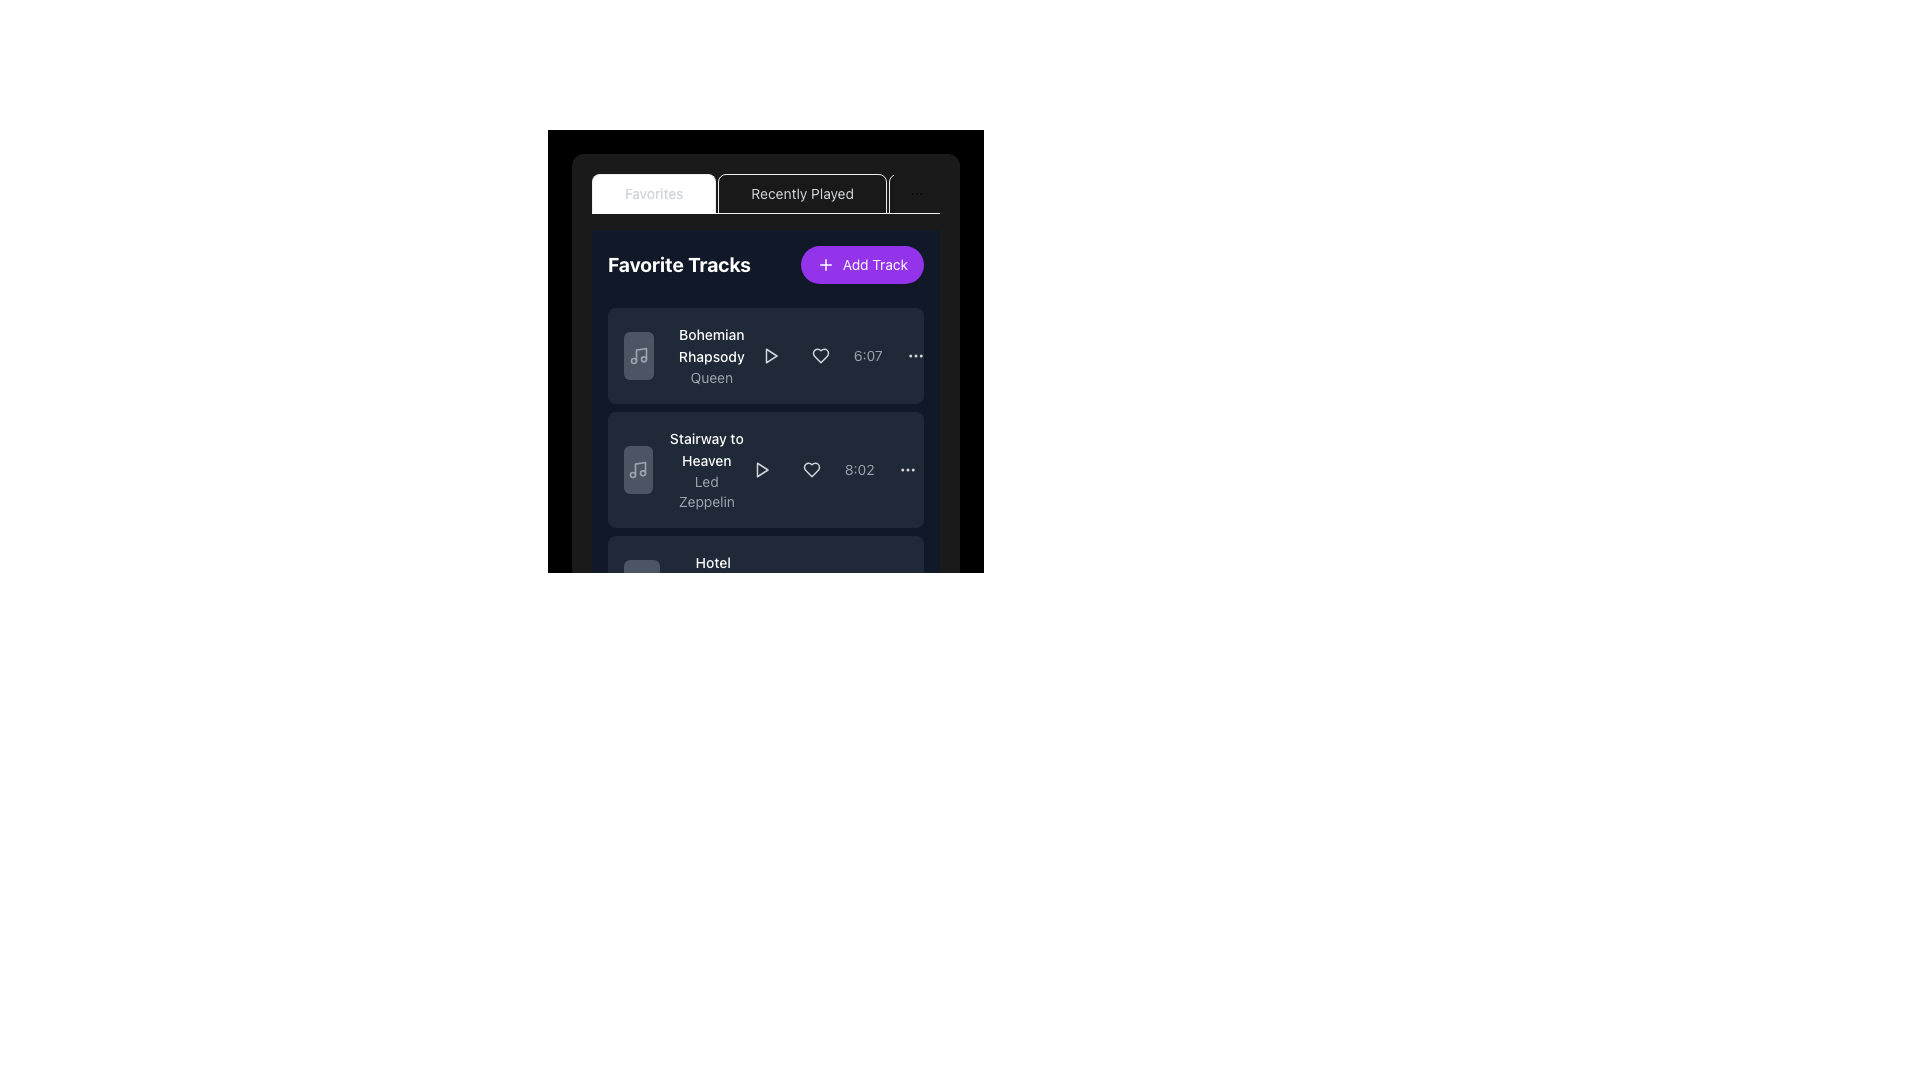  What do you see at coordinates (820, 354) in the screenshot?
I see `the heart-shaped vector icon located to the right of the 'Bohemian Rhapsody' track title` at bounding box center [820, 354].